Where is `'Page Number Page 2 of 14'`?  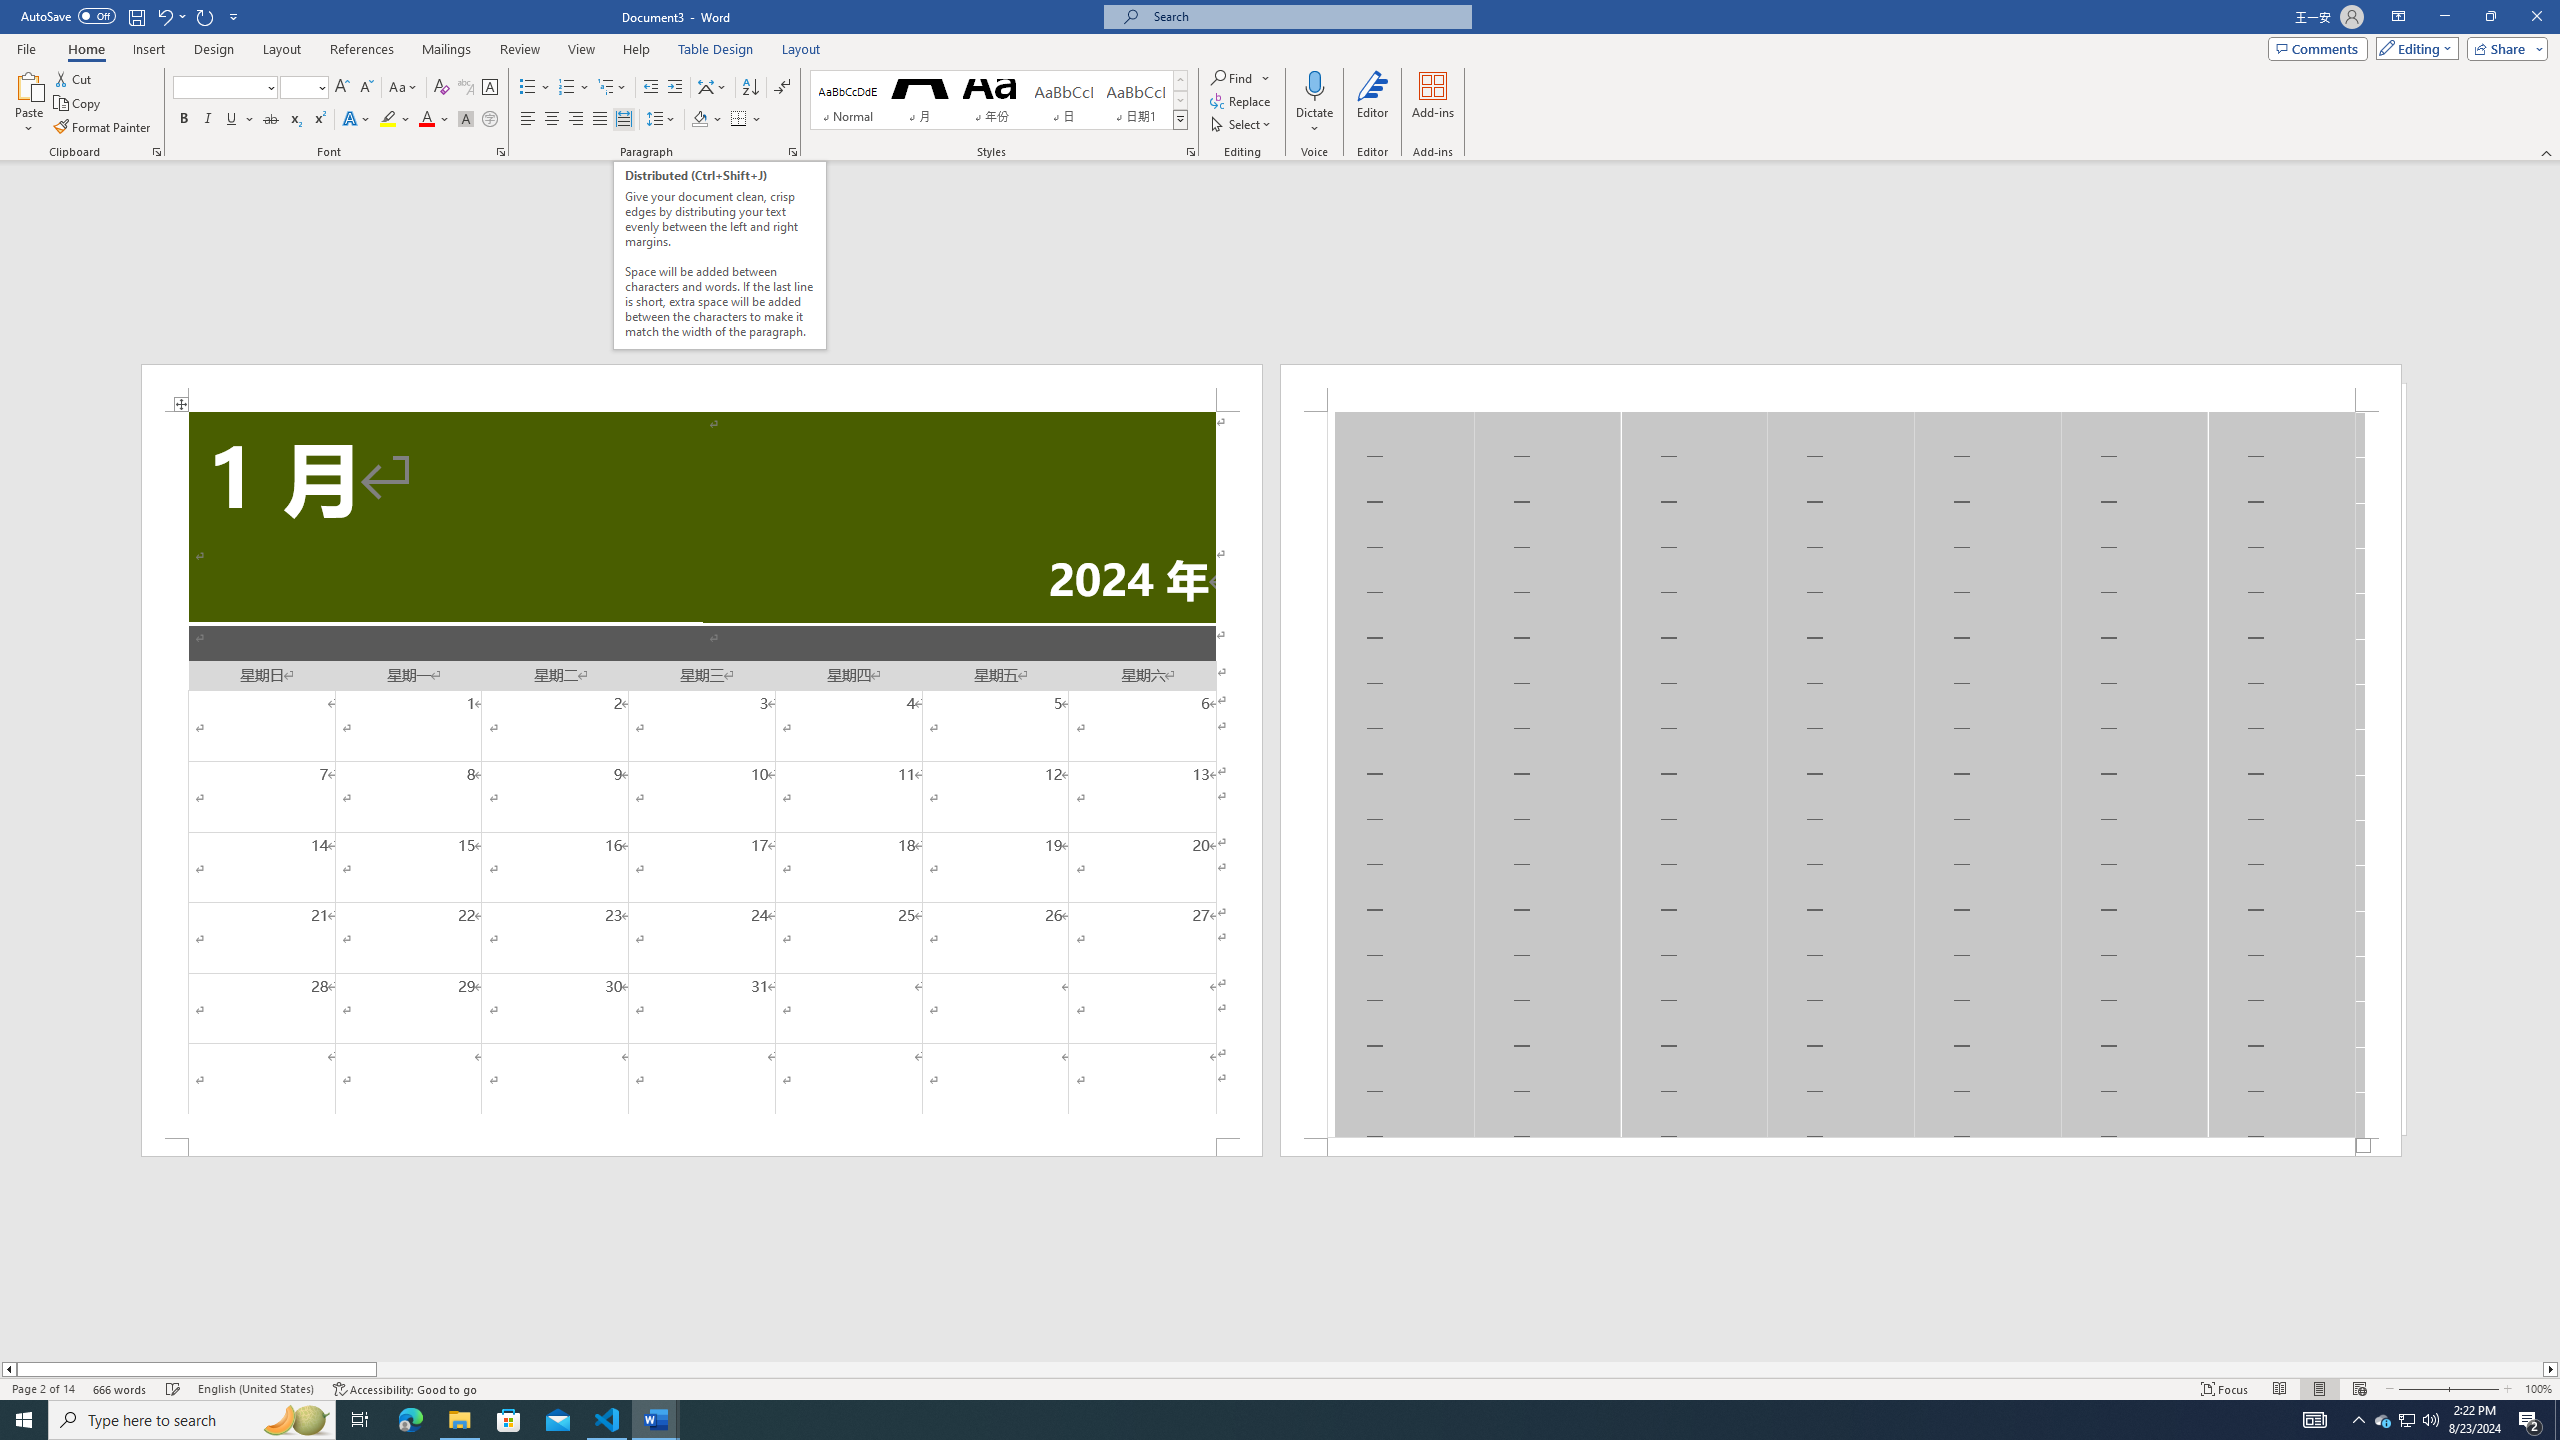
'Page Number Page 2 of 14' is located at coordinates (42, 1389).